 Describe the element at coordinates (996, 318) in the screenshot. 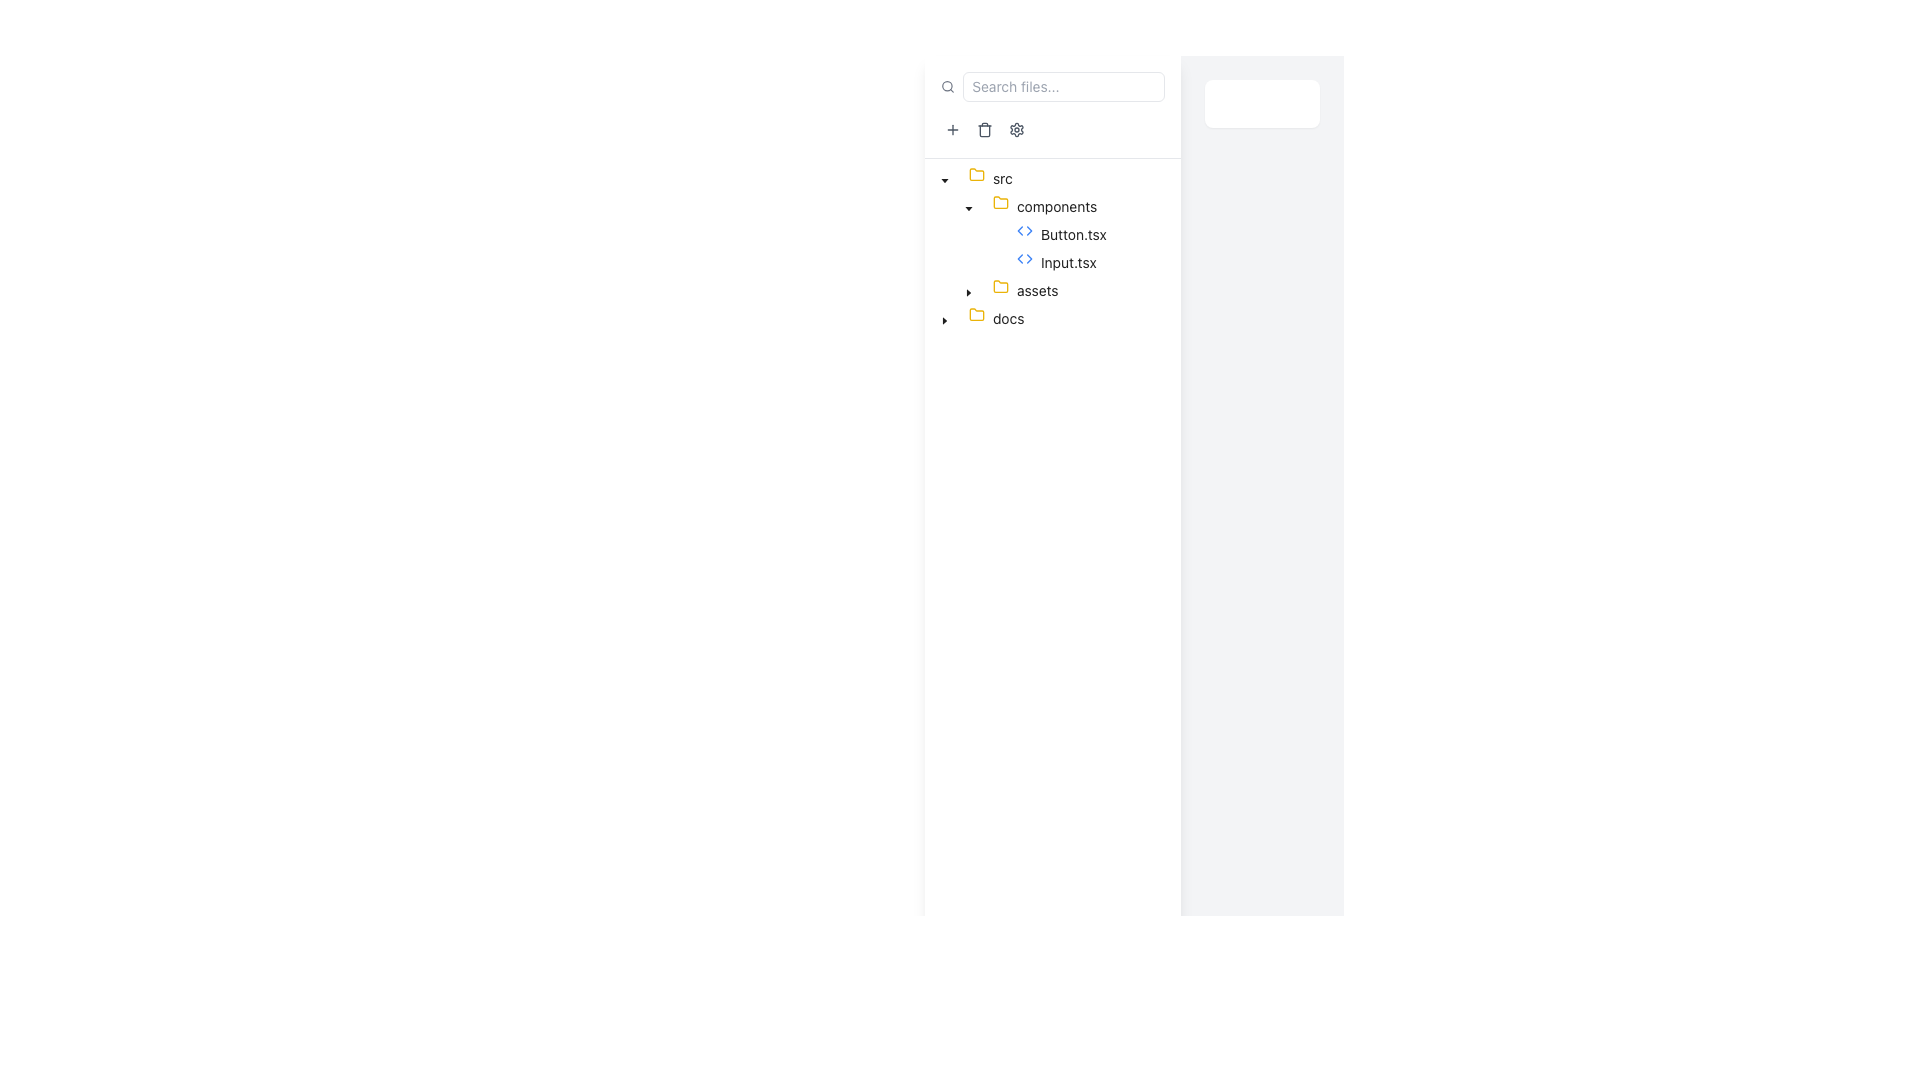

I see `the 'docs' folder node` at that location.